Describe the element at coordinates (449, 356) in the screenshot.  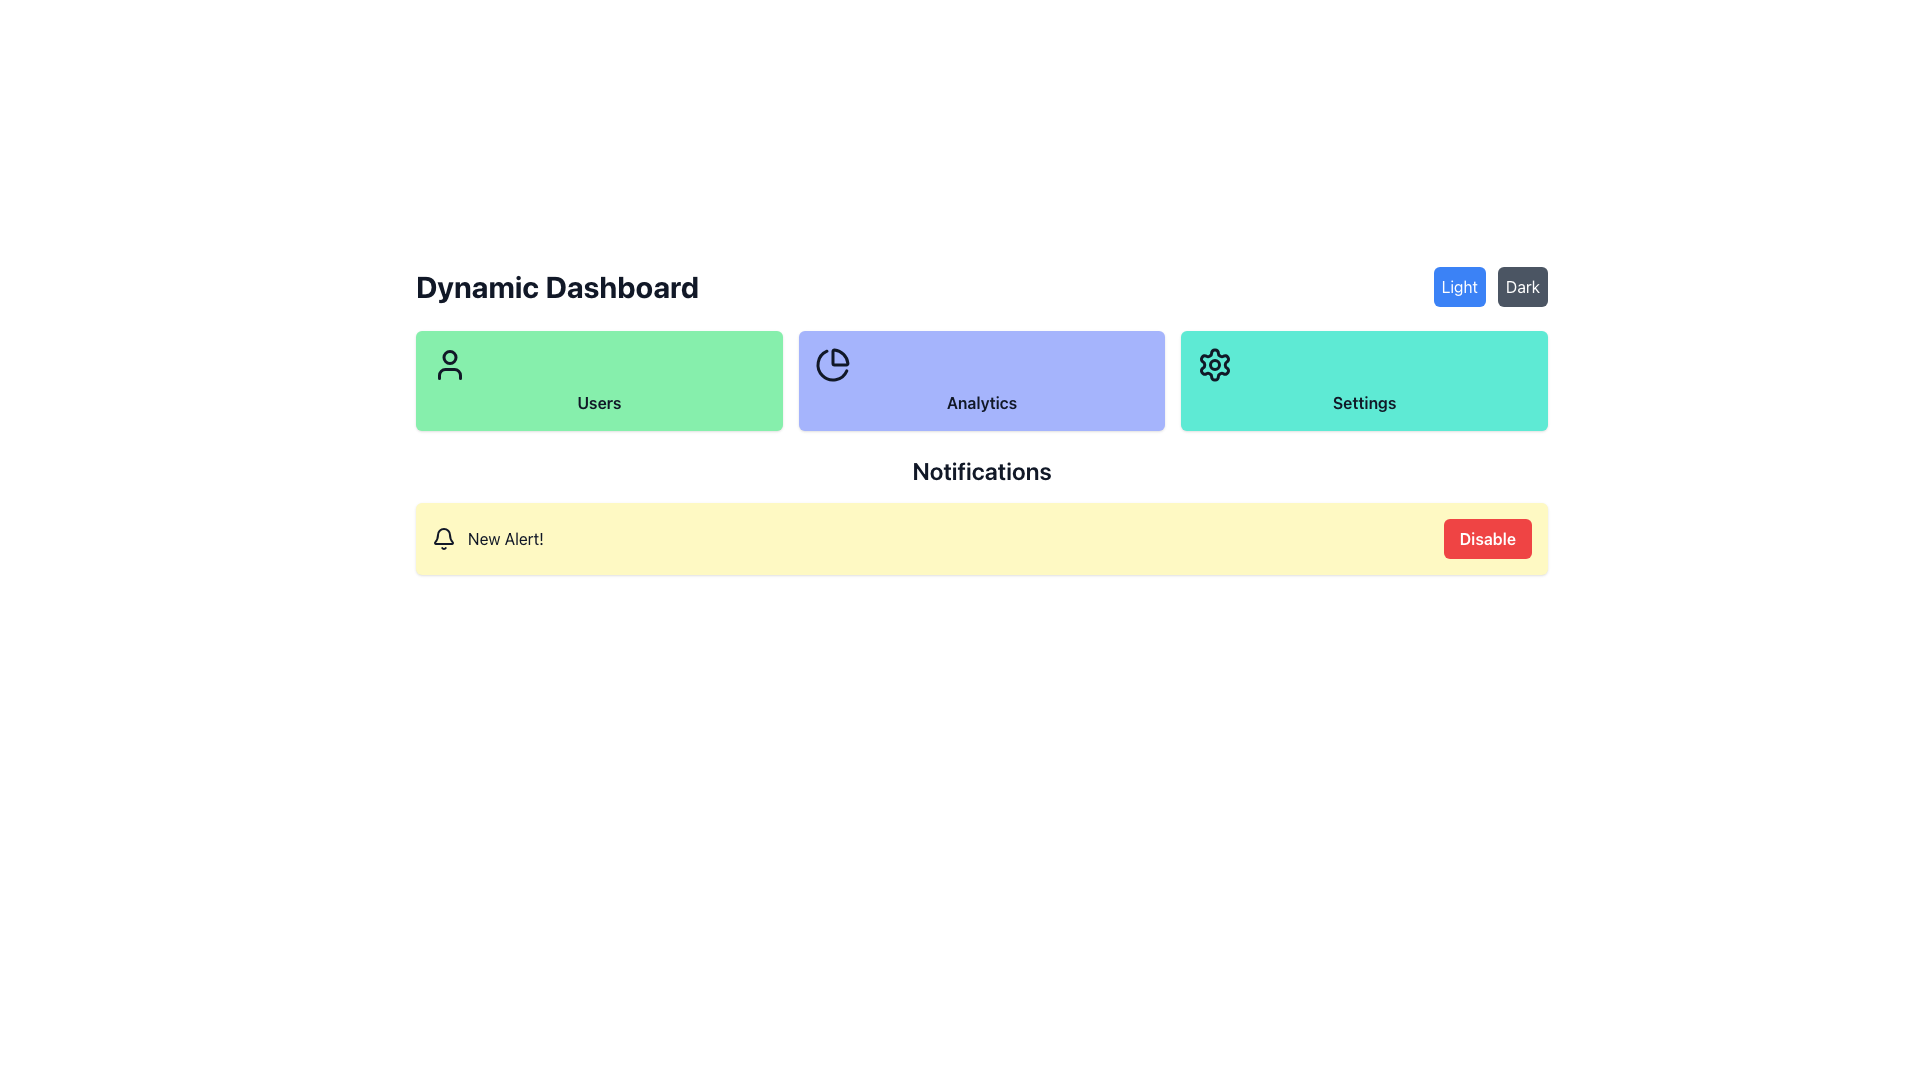
I see `the circular head of the user icon located at the top-left corner of the 'Users' green rectangle on the dashboard` at that location.